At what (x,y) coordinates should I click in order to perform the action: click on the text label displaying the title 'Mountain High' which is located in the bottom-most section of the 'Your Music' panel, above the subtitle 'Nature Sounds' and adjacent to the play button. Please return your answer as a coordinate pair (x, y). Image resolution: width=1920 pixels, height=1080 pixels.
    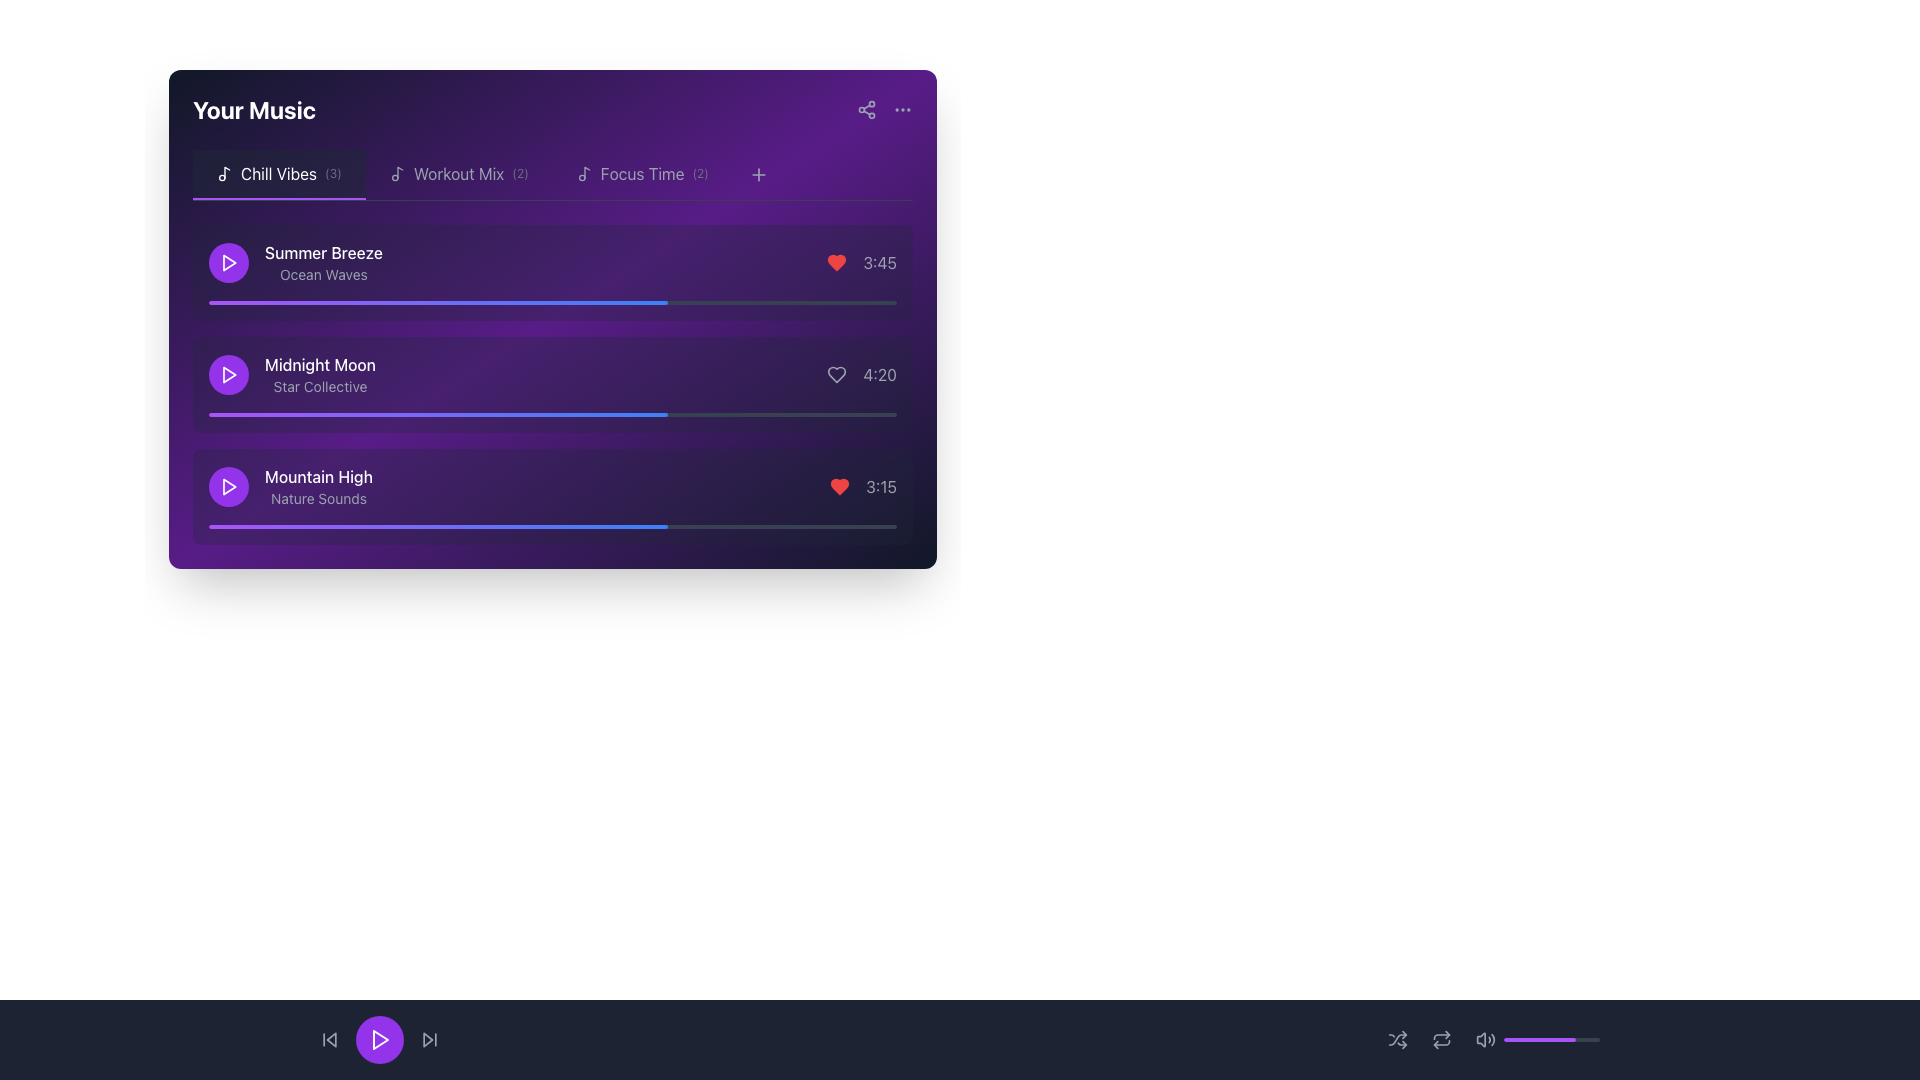
    Looking at the image, I should click on (317, 477).